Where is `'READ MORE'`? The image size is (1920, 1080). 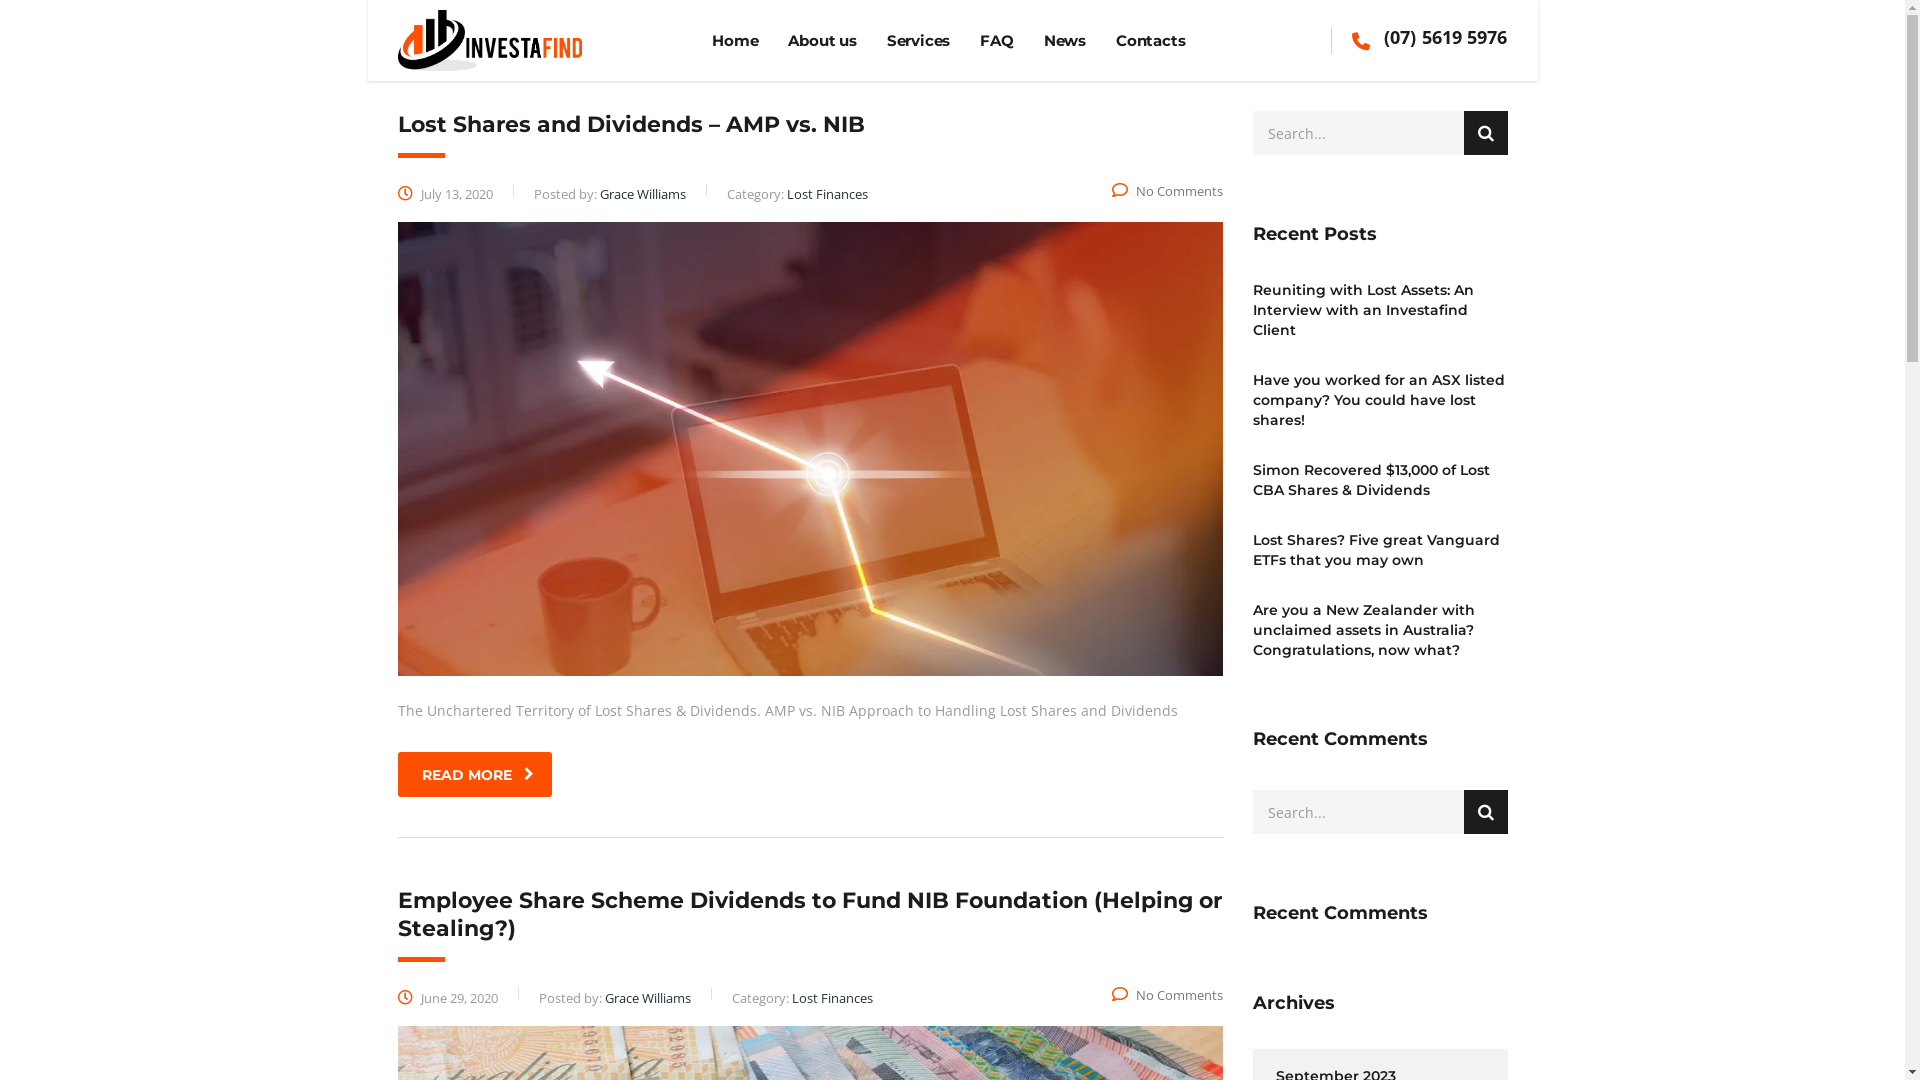 'READ MORE' is located at coordinates (474, 773).